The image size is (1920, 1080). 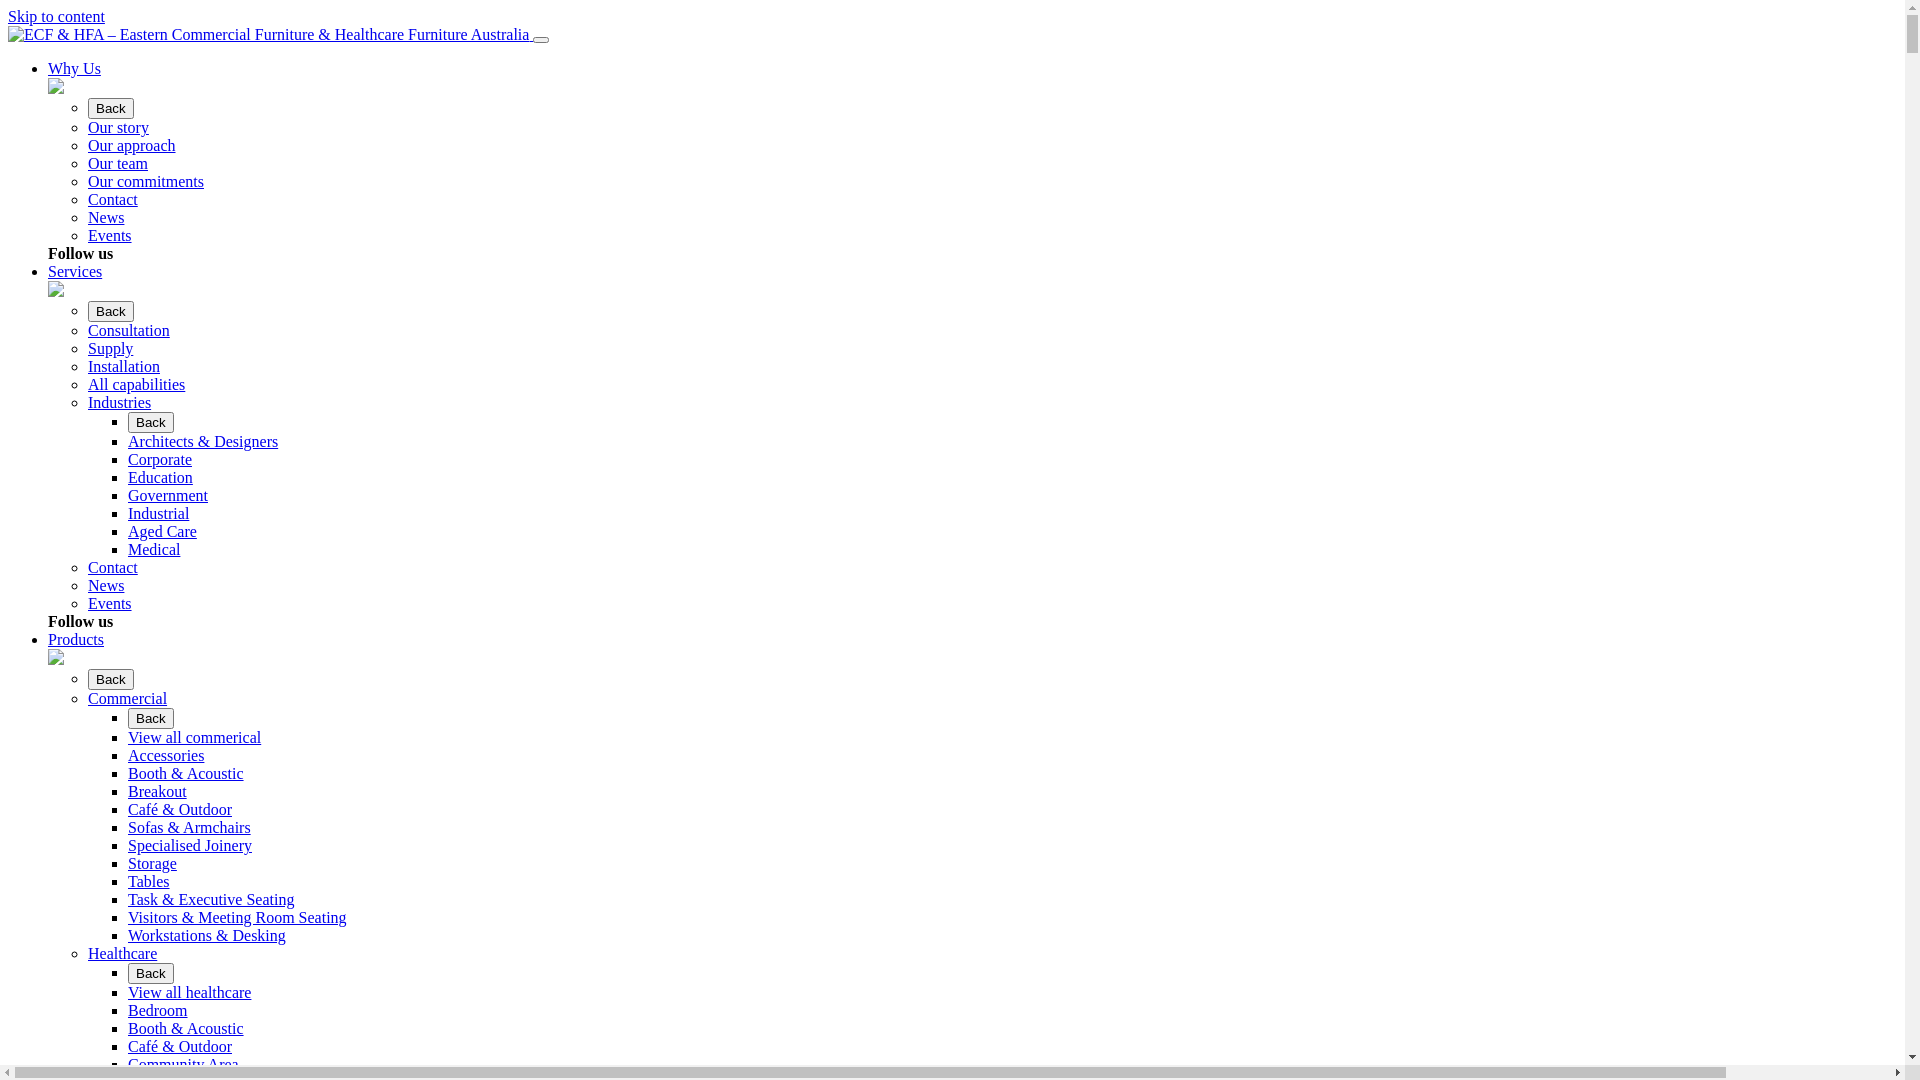 What do you see at coordinates (74, 67) in the screenshot?
I see `'Why Us'` at bounding box center [74, 67].